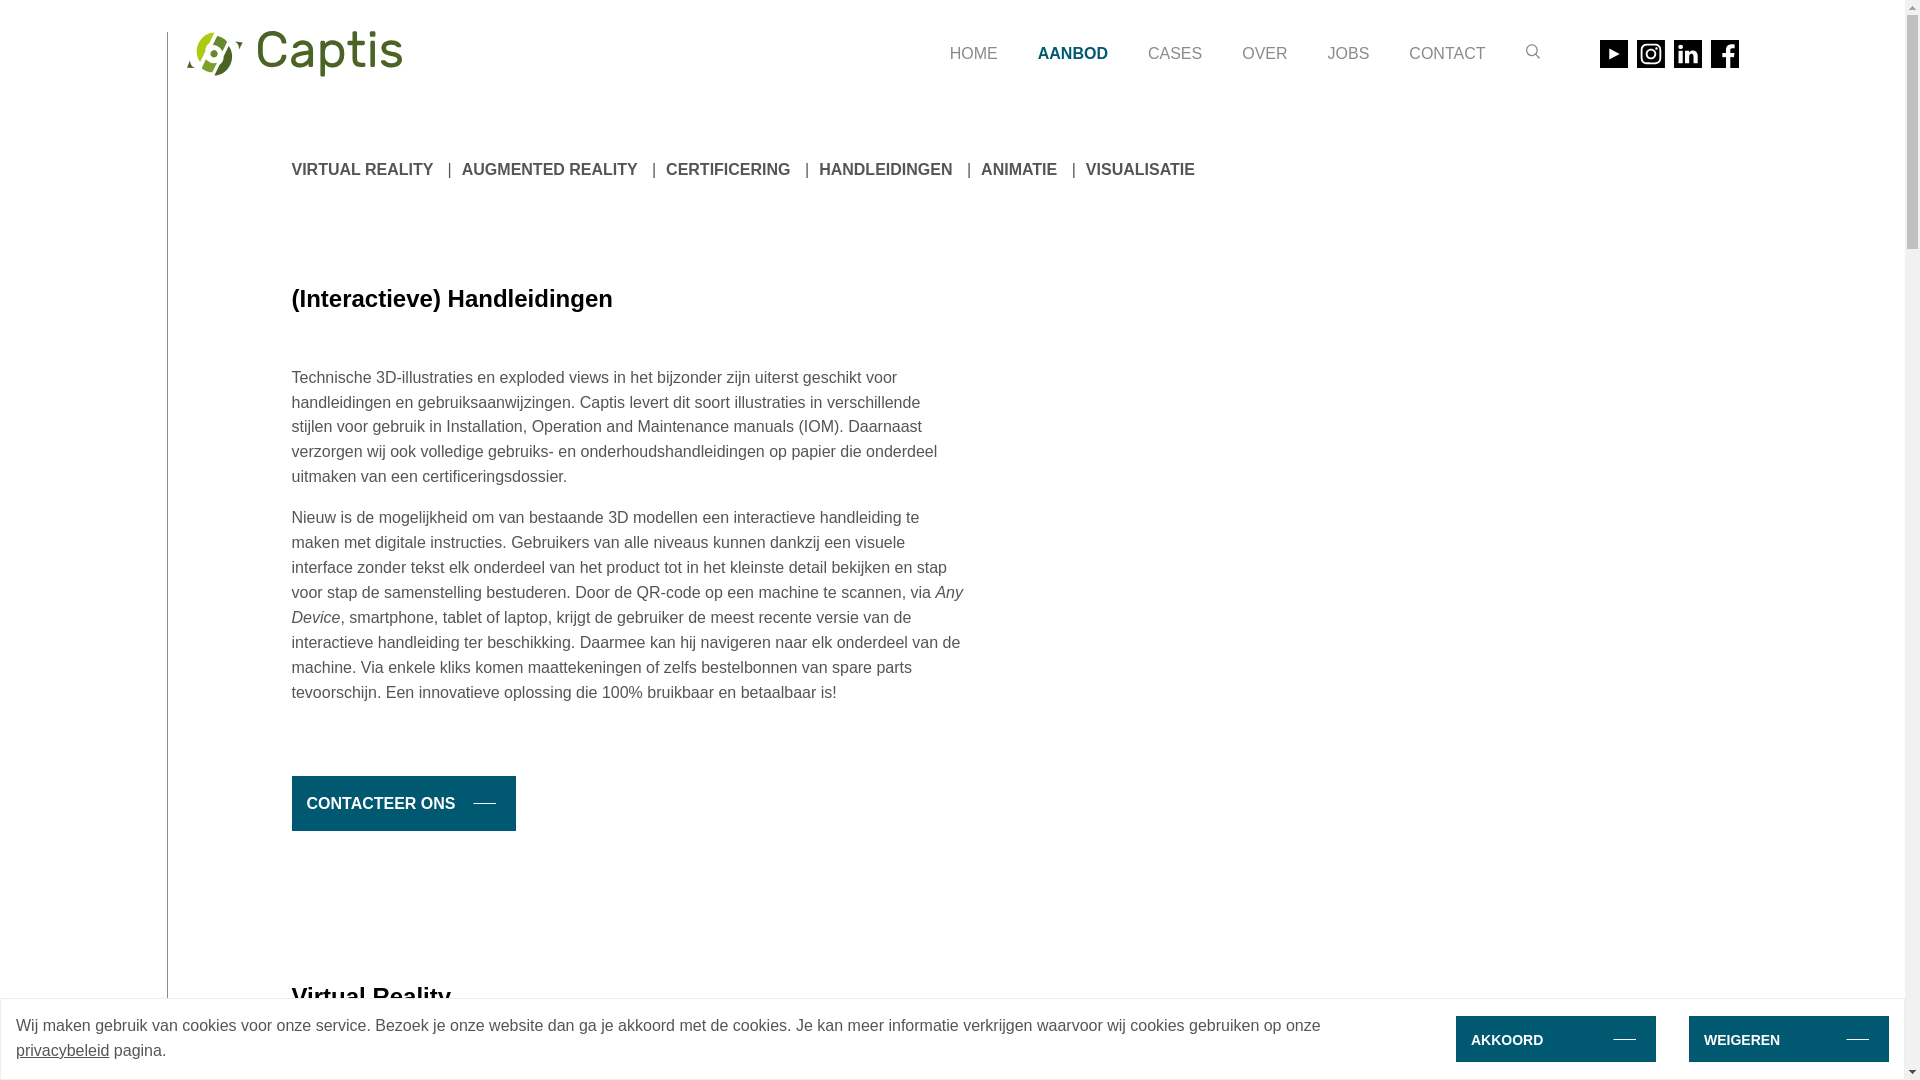  Describe the element at coordinates (1613, 53) in the screenshot. I see `'Bezoek onze Youtube pagina'` at that location.